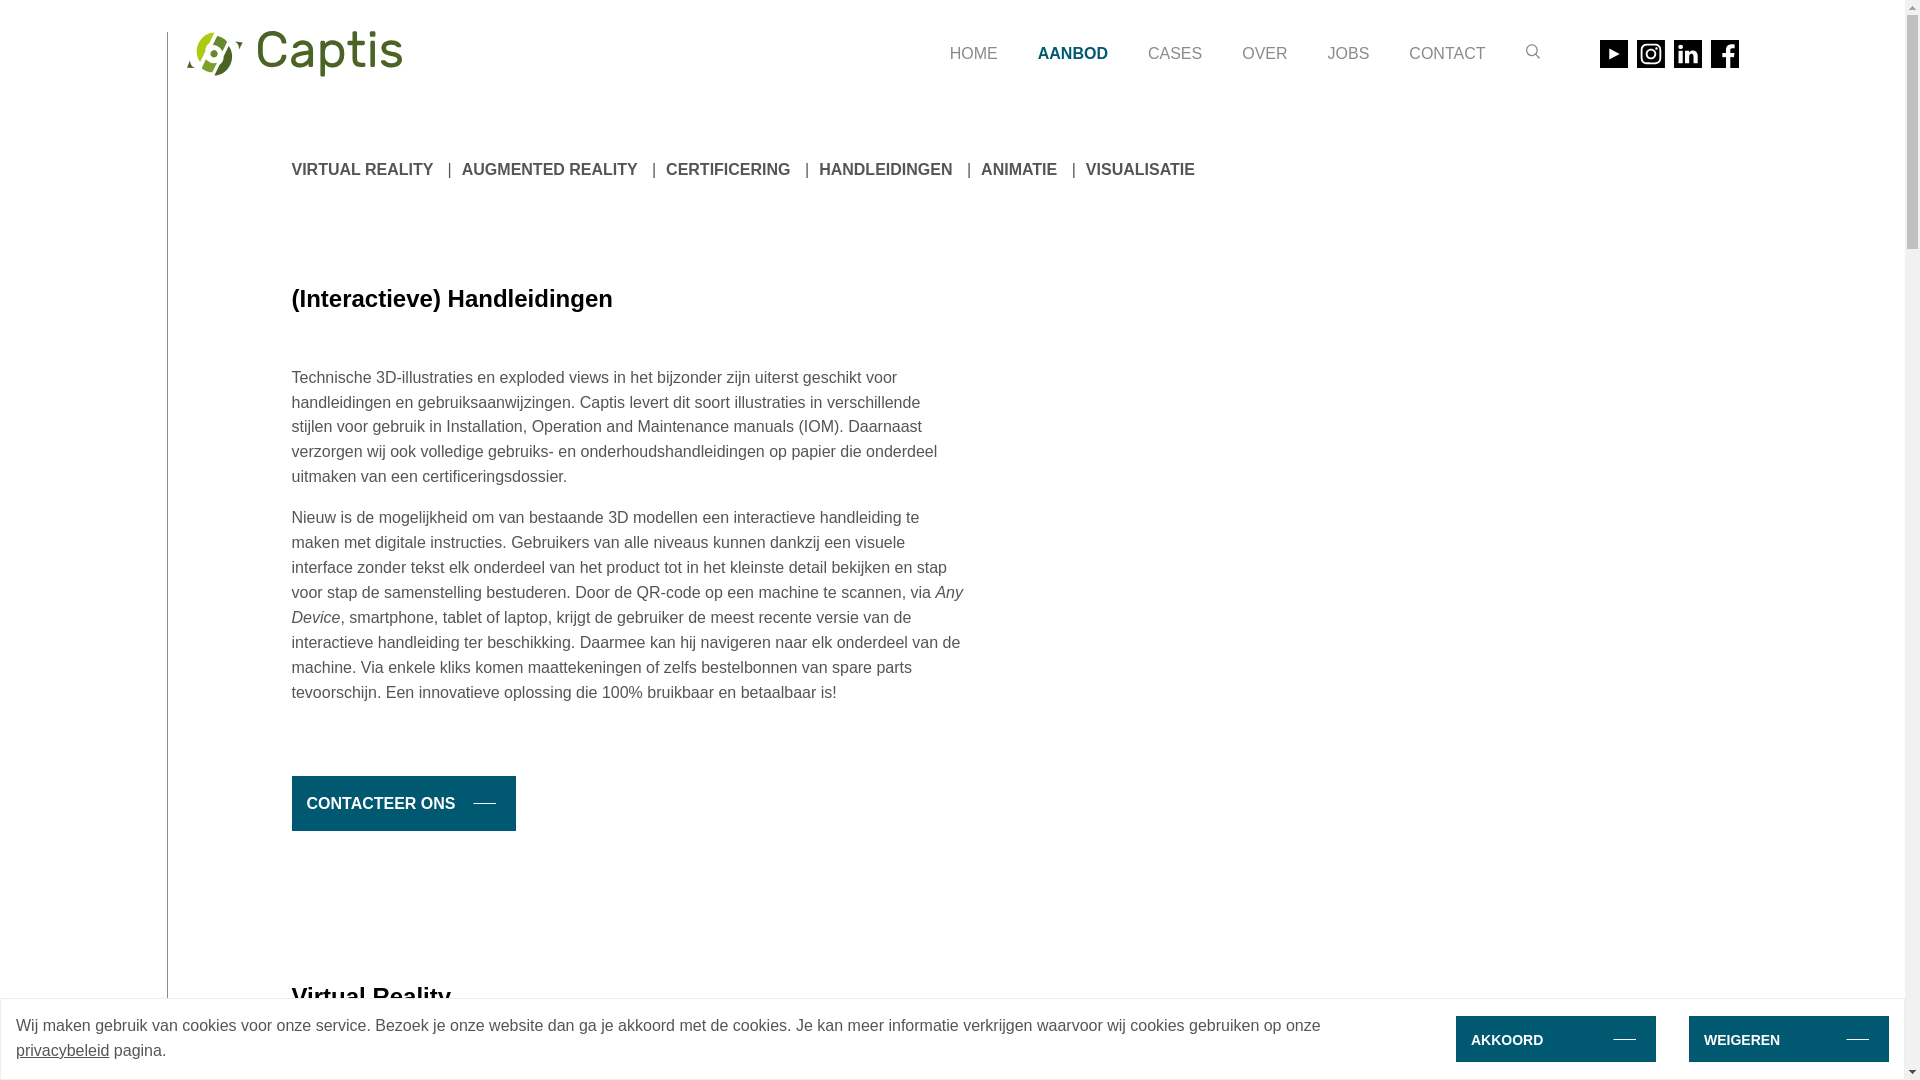  Describe the element at coordinates (1613, 53) in the screenshot. I see `'Bezoek onze Youtube pagina'` at that location.